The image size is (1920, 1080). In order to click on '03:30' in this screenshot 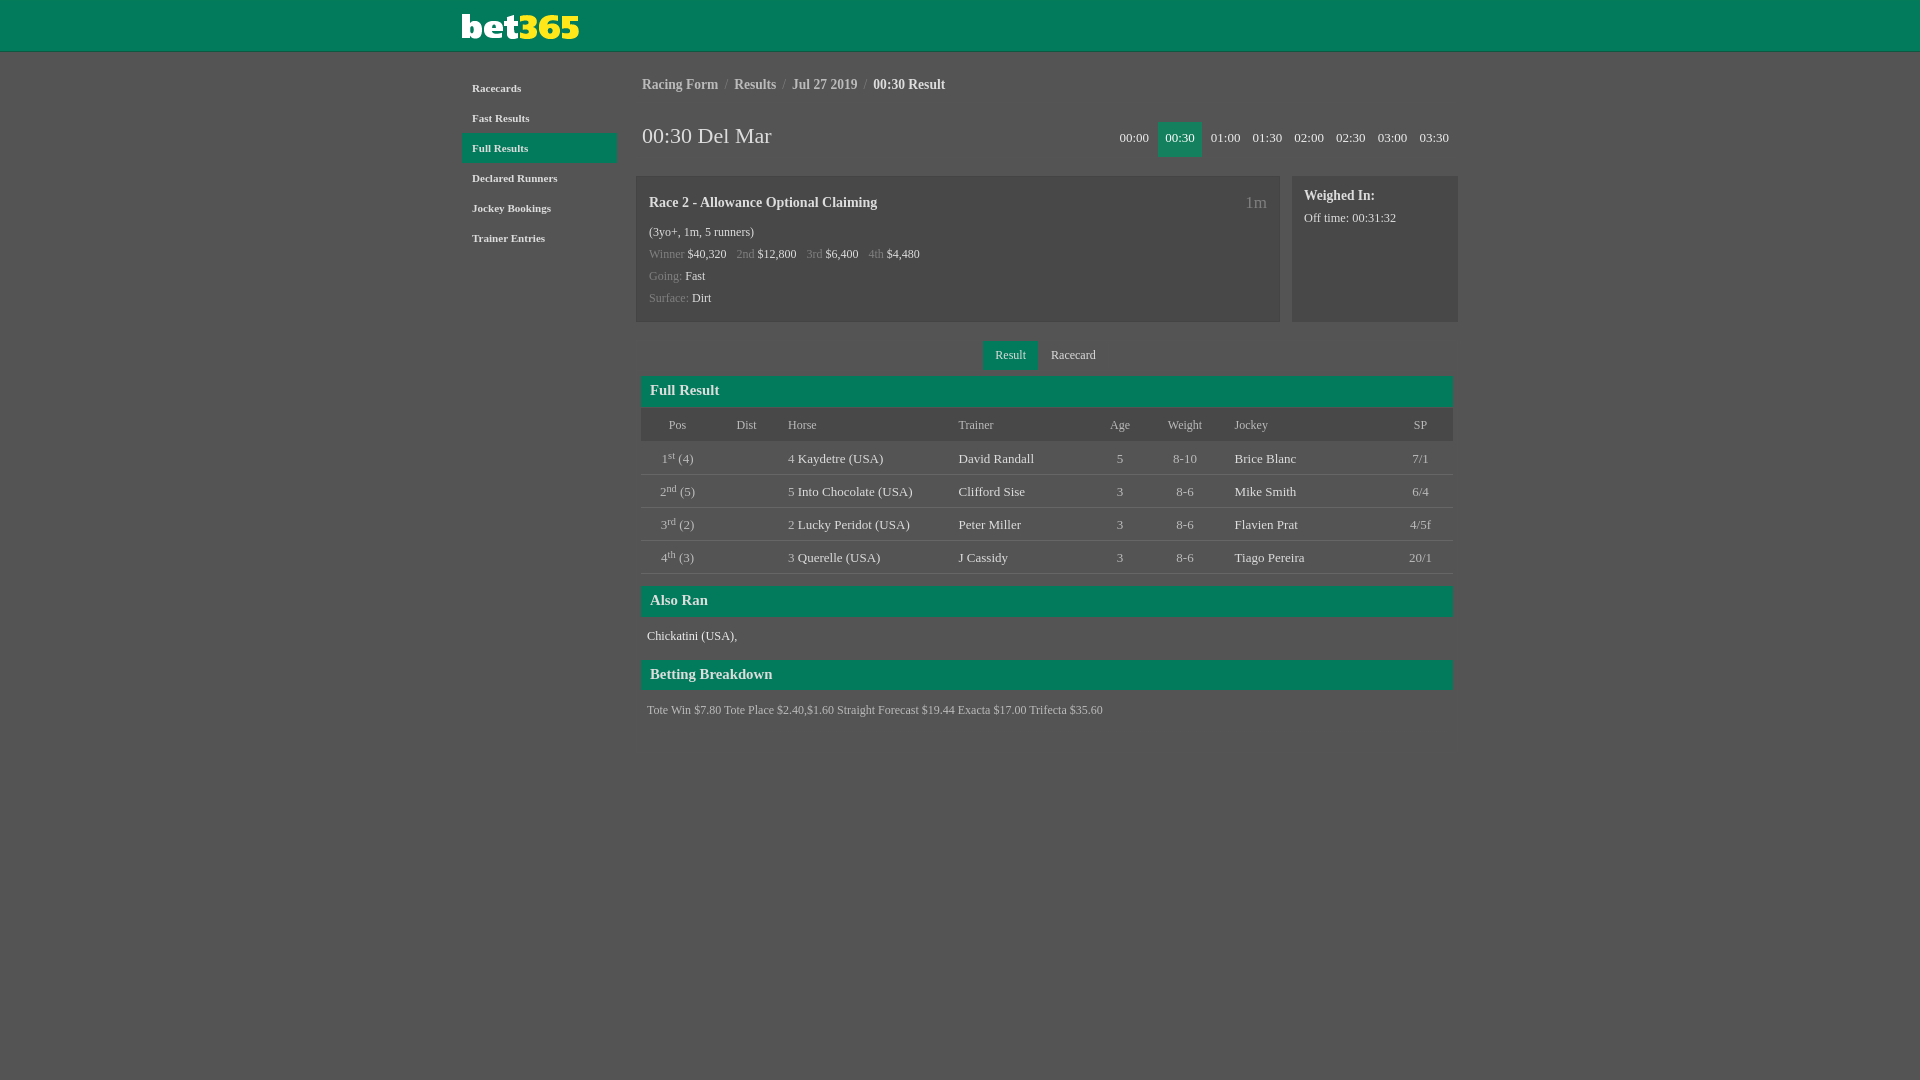, I will do `click(1433, 139)`.